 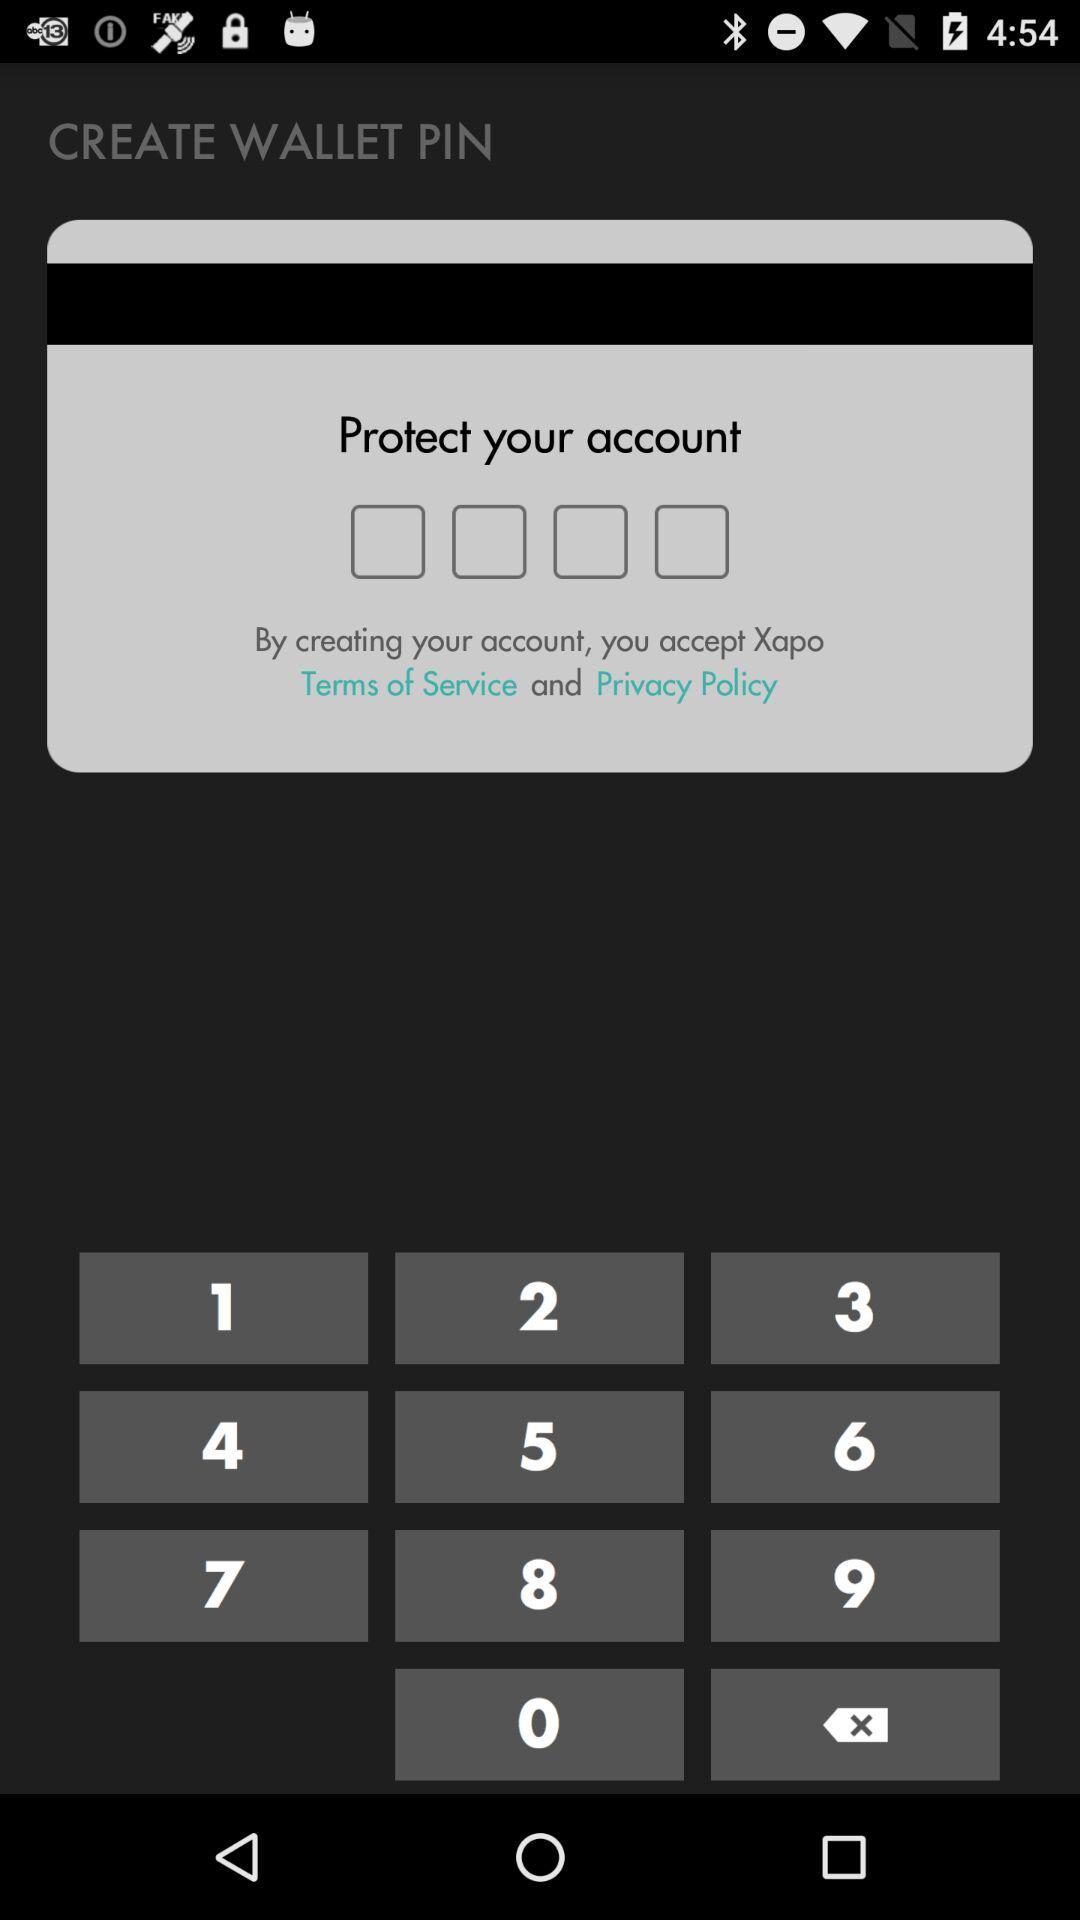 I want to click on input numeral four, so click(x=223, y=1447).